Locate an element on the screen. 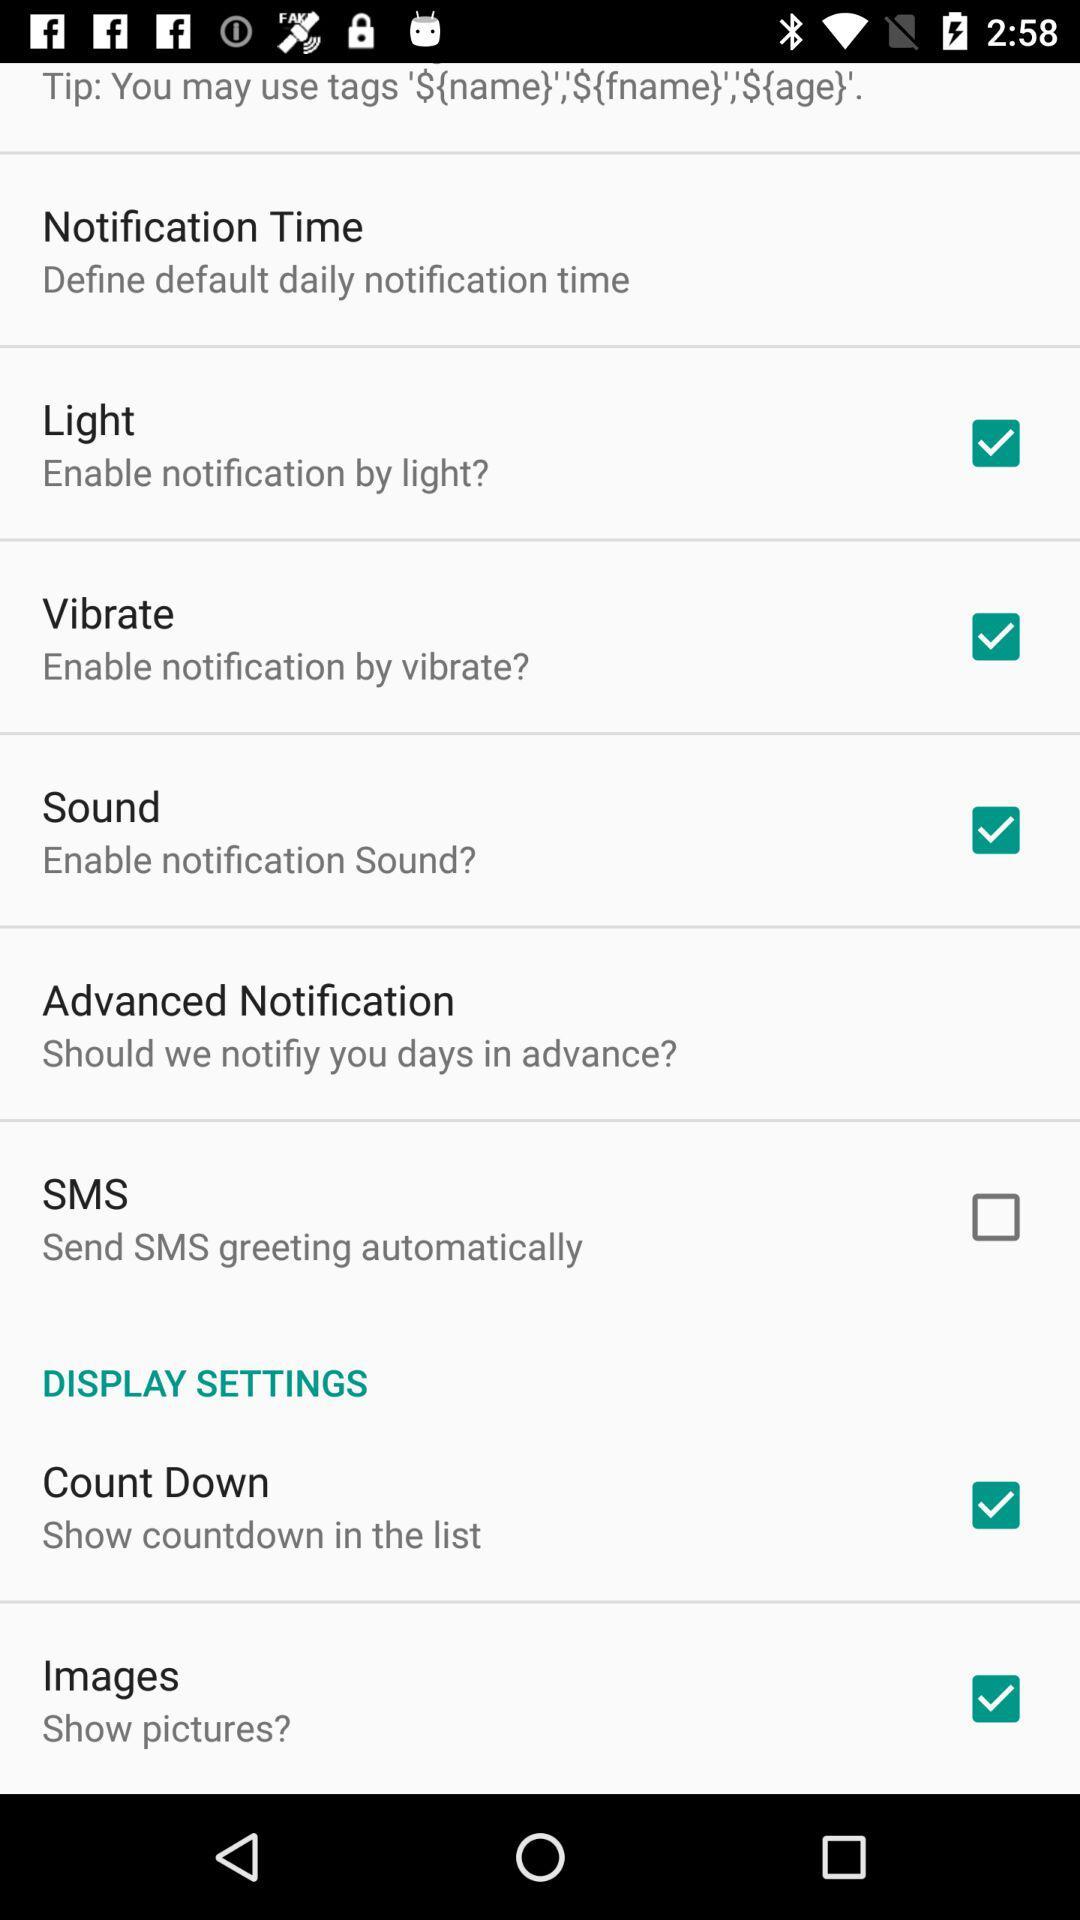  the app above the should we notifiy item is located at coordinates (247, 998).